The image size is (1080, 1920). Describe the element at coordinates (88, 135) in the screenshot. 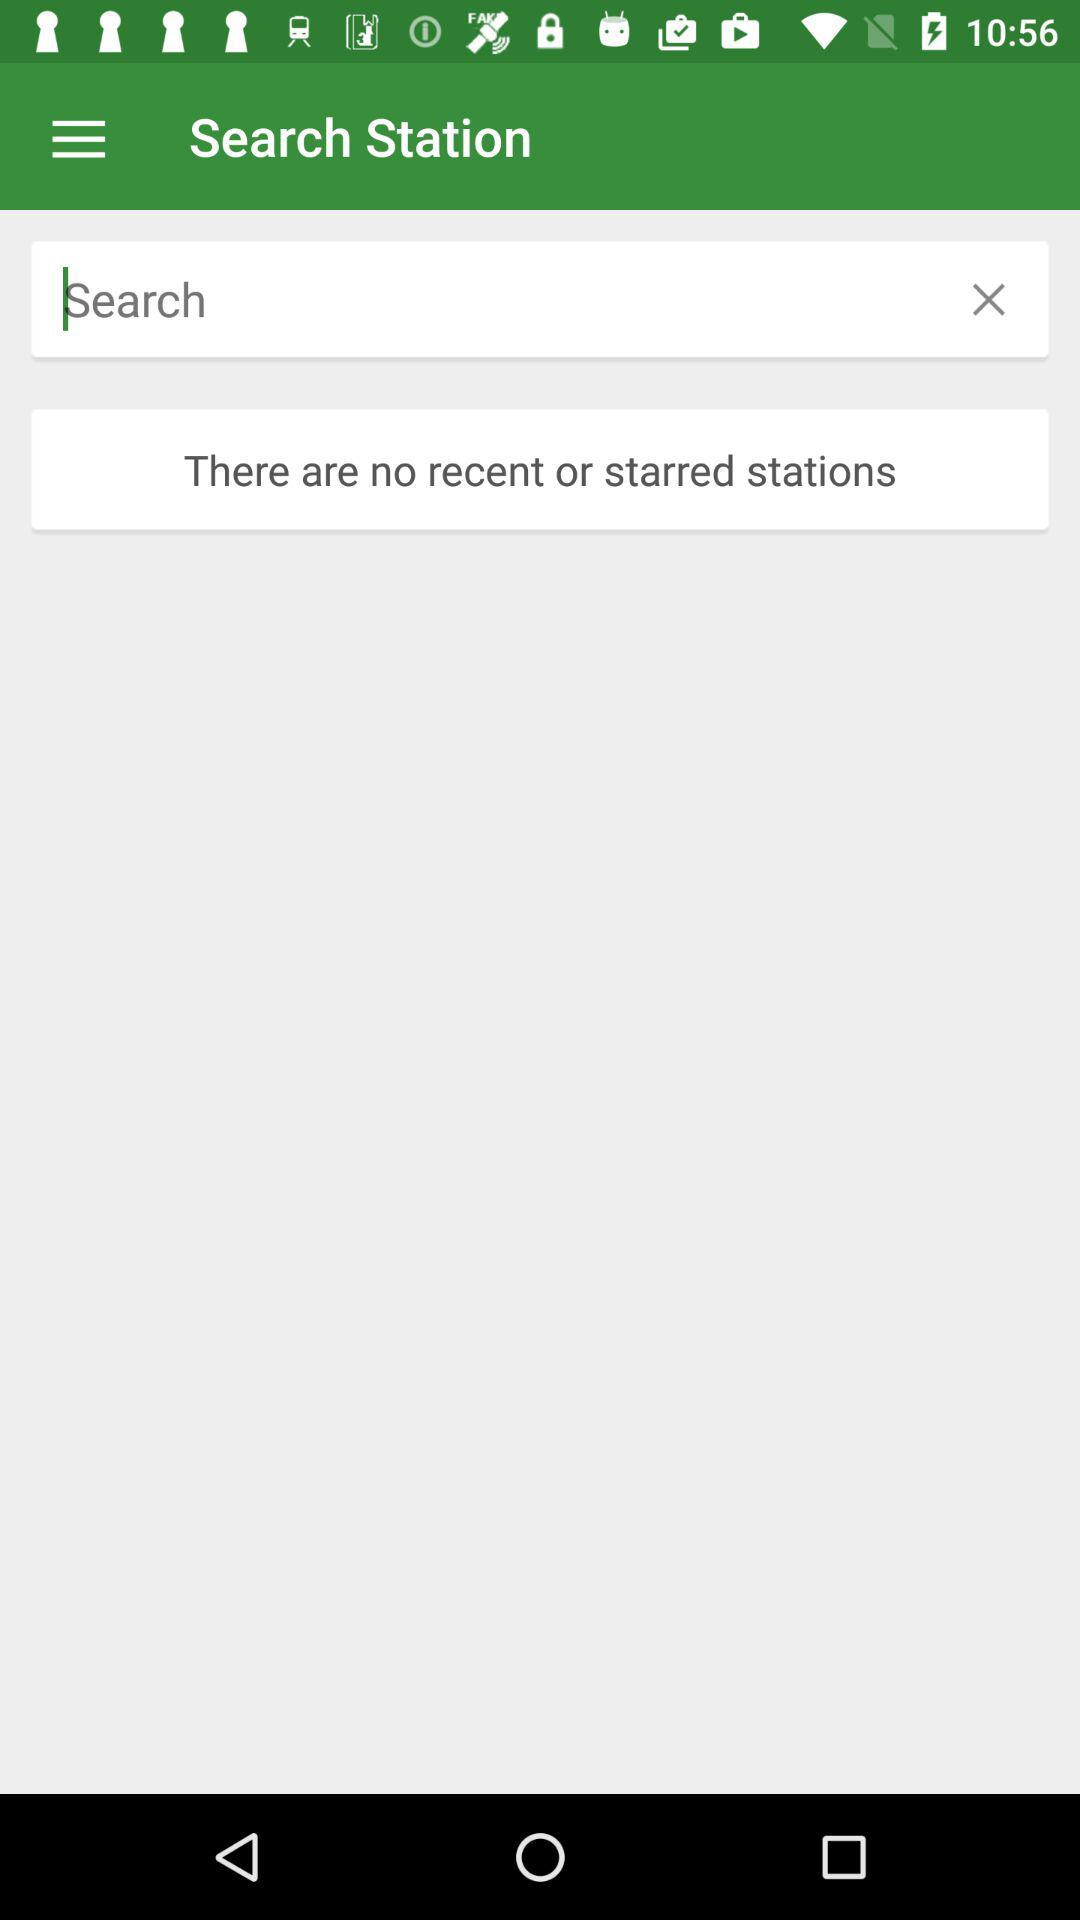

I see `the icon next to search station item` at that location.